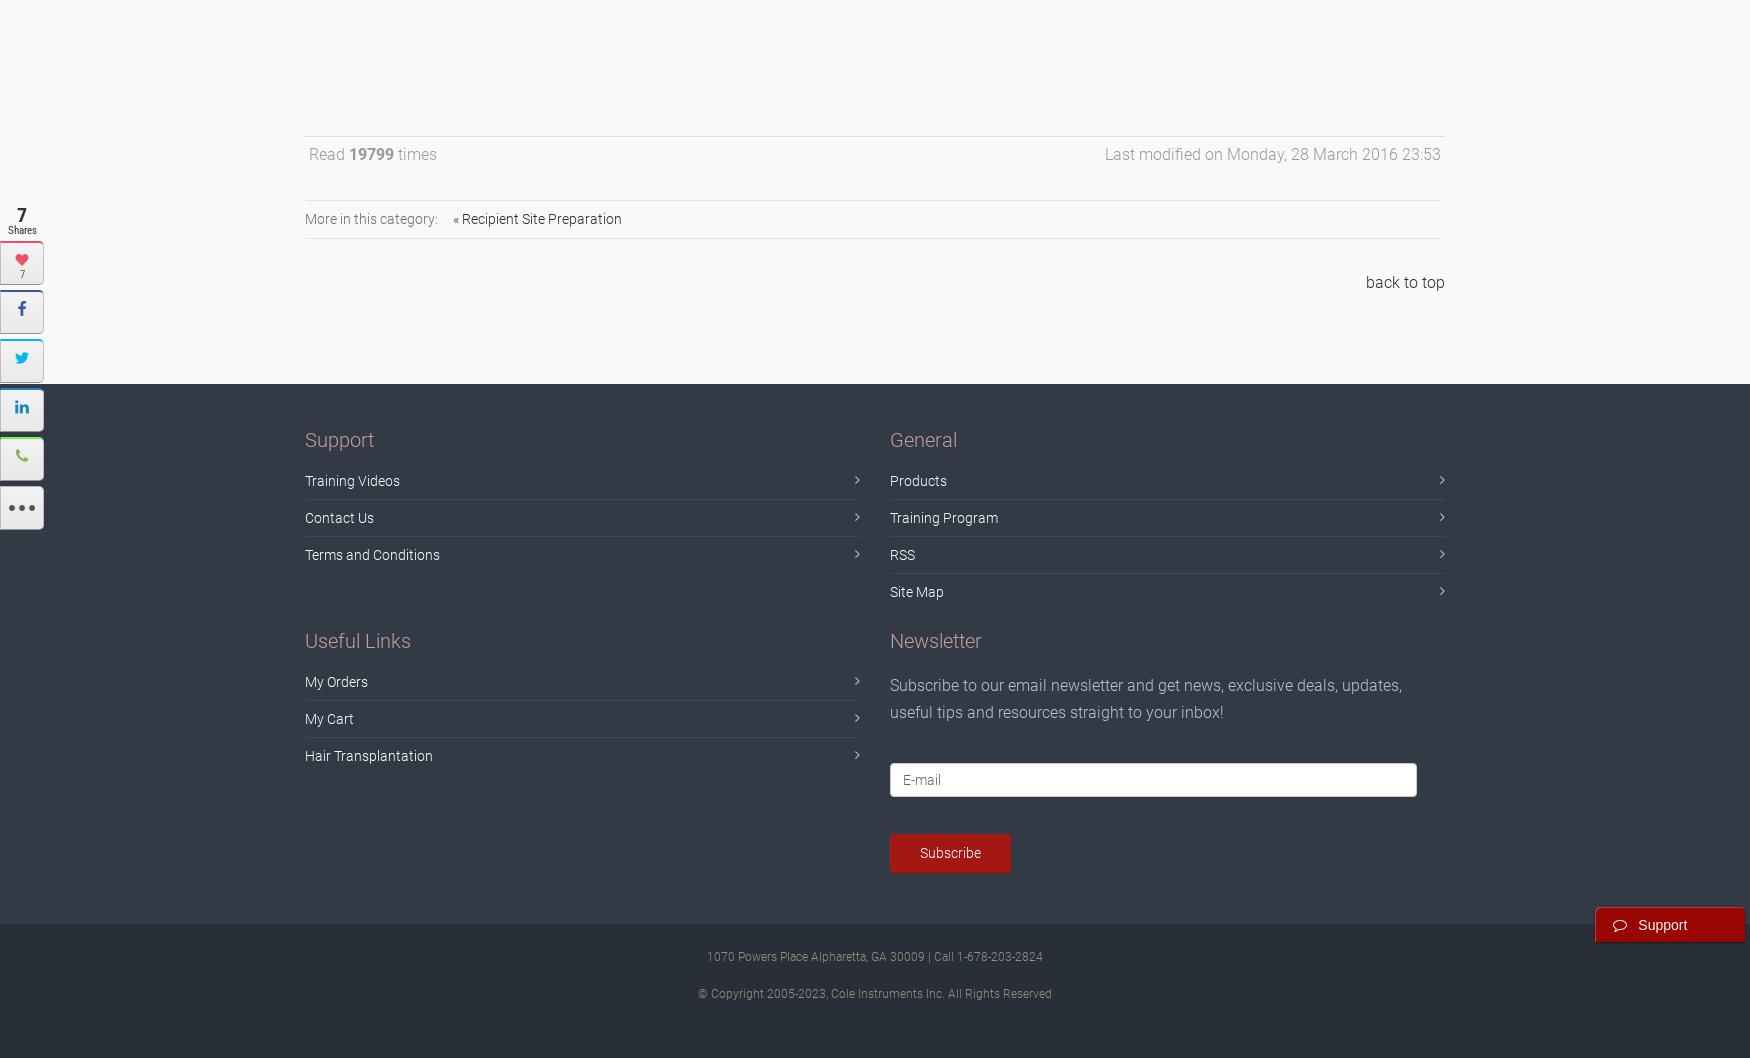  What do you see at coordinates (371, 217) in the screenshot?
I see `'More in this category:'` at bounding box center [371, 217].